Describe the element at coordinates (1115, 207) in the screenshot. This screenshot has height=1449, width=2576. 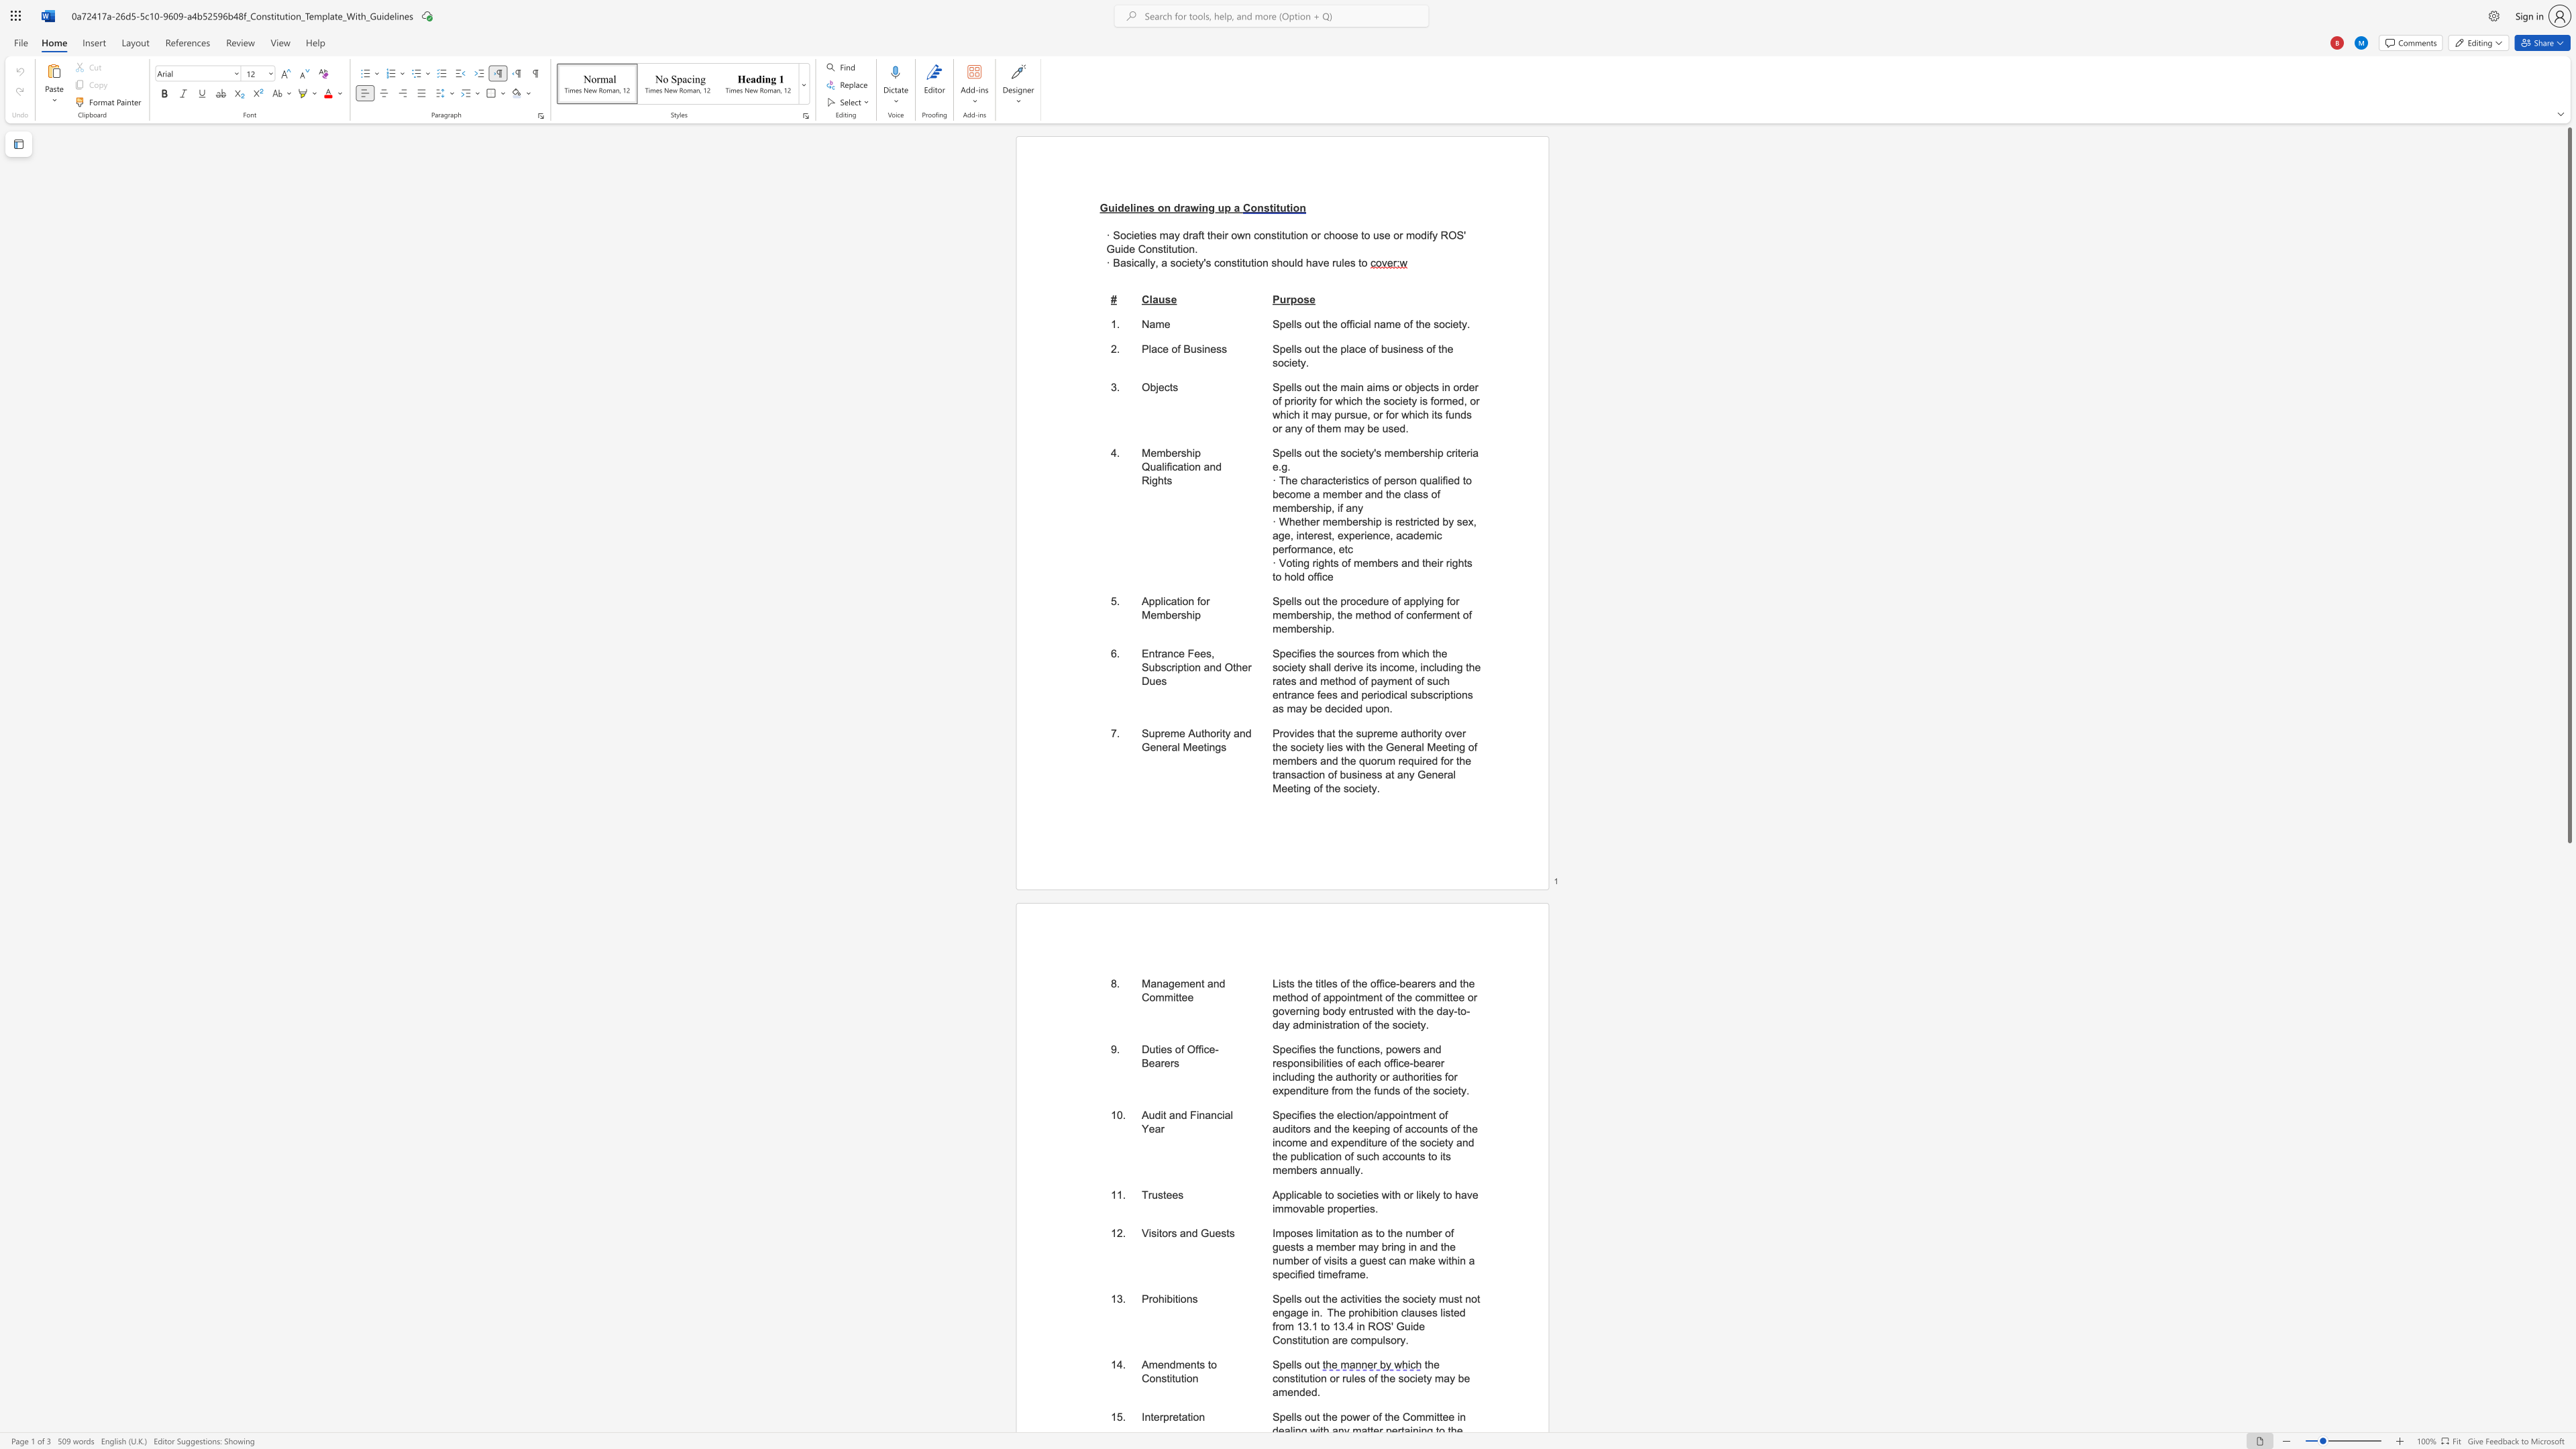
I see `the 1th character "i" in the text` at that location.